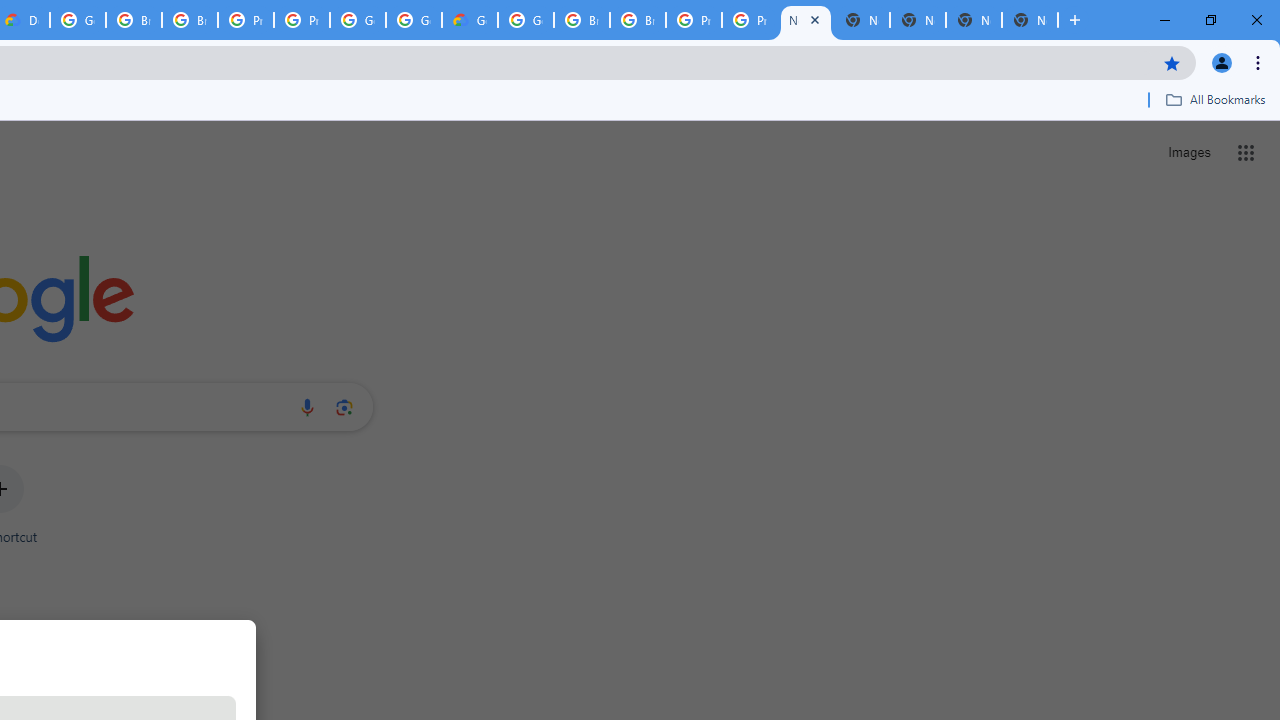  Describe the element at coordinates (526, 20) in the screenshot. I see `'Google Cloud Platform'` at that location.